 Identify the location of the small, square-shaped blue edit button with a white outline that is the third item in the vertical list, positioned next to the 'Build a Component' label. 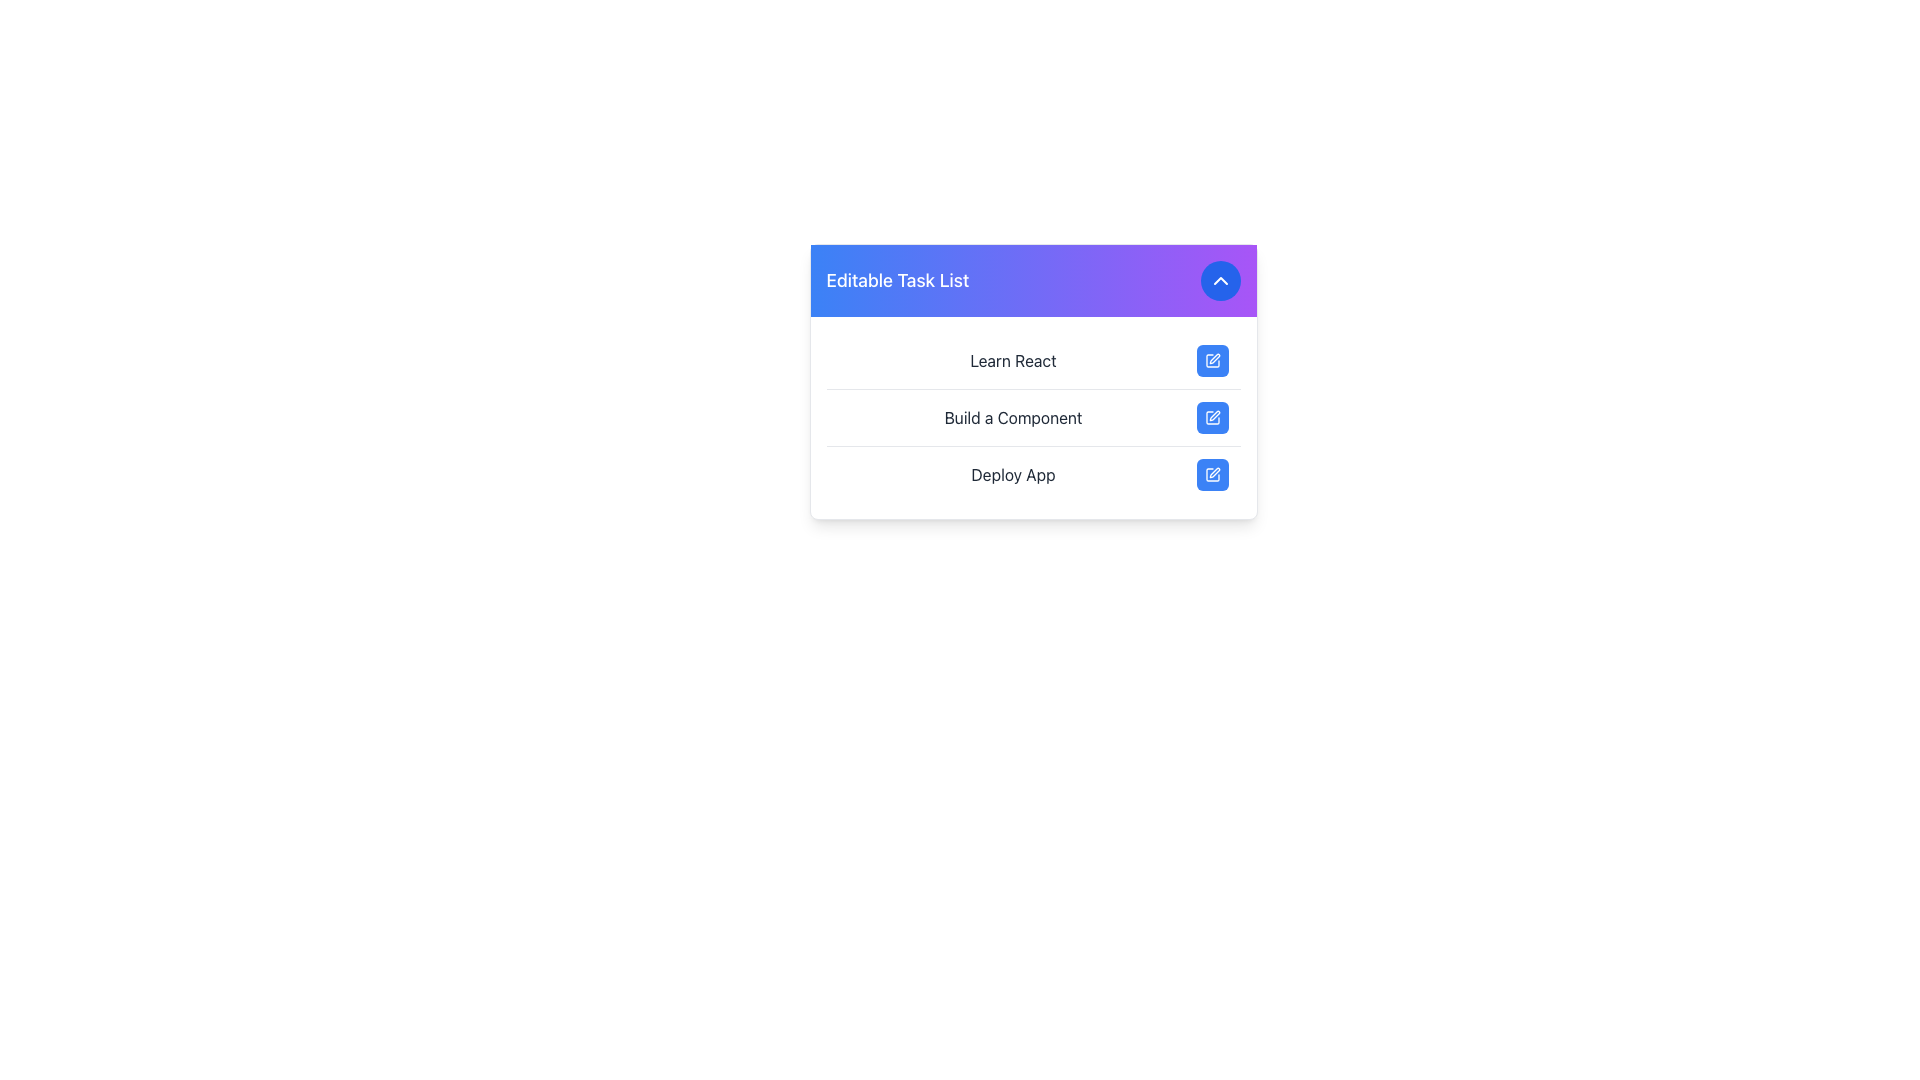
(1211, 416).